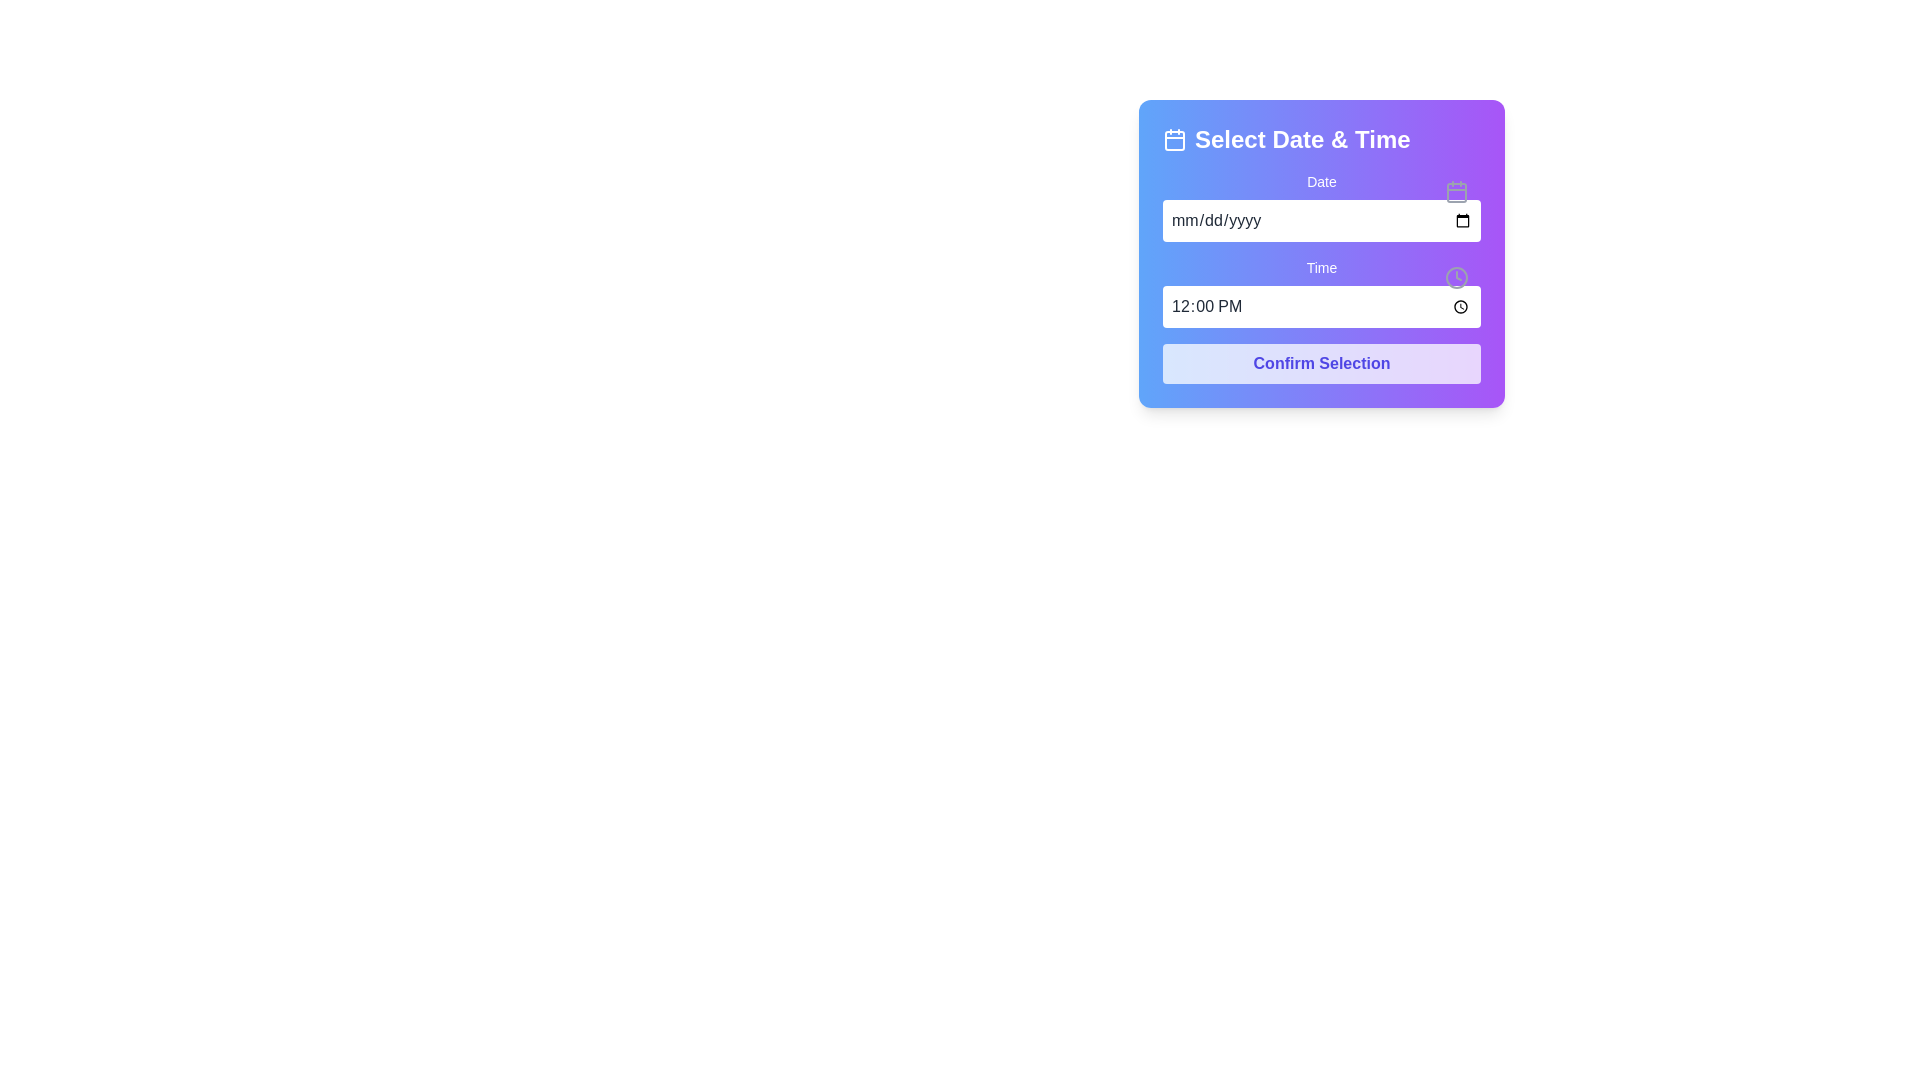  What do you see at coordinates (1457, 277) in the screenshot?
I see `the circular SVG element with a gray outline located in the clock icon to the right of the 'Time' input field in the 'Select Date & Time' interface` at bounding box center [1457, 277].